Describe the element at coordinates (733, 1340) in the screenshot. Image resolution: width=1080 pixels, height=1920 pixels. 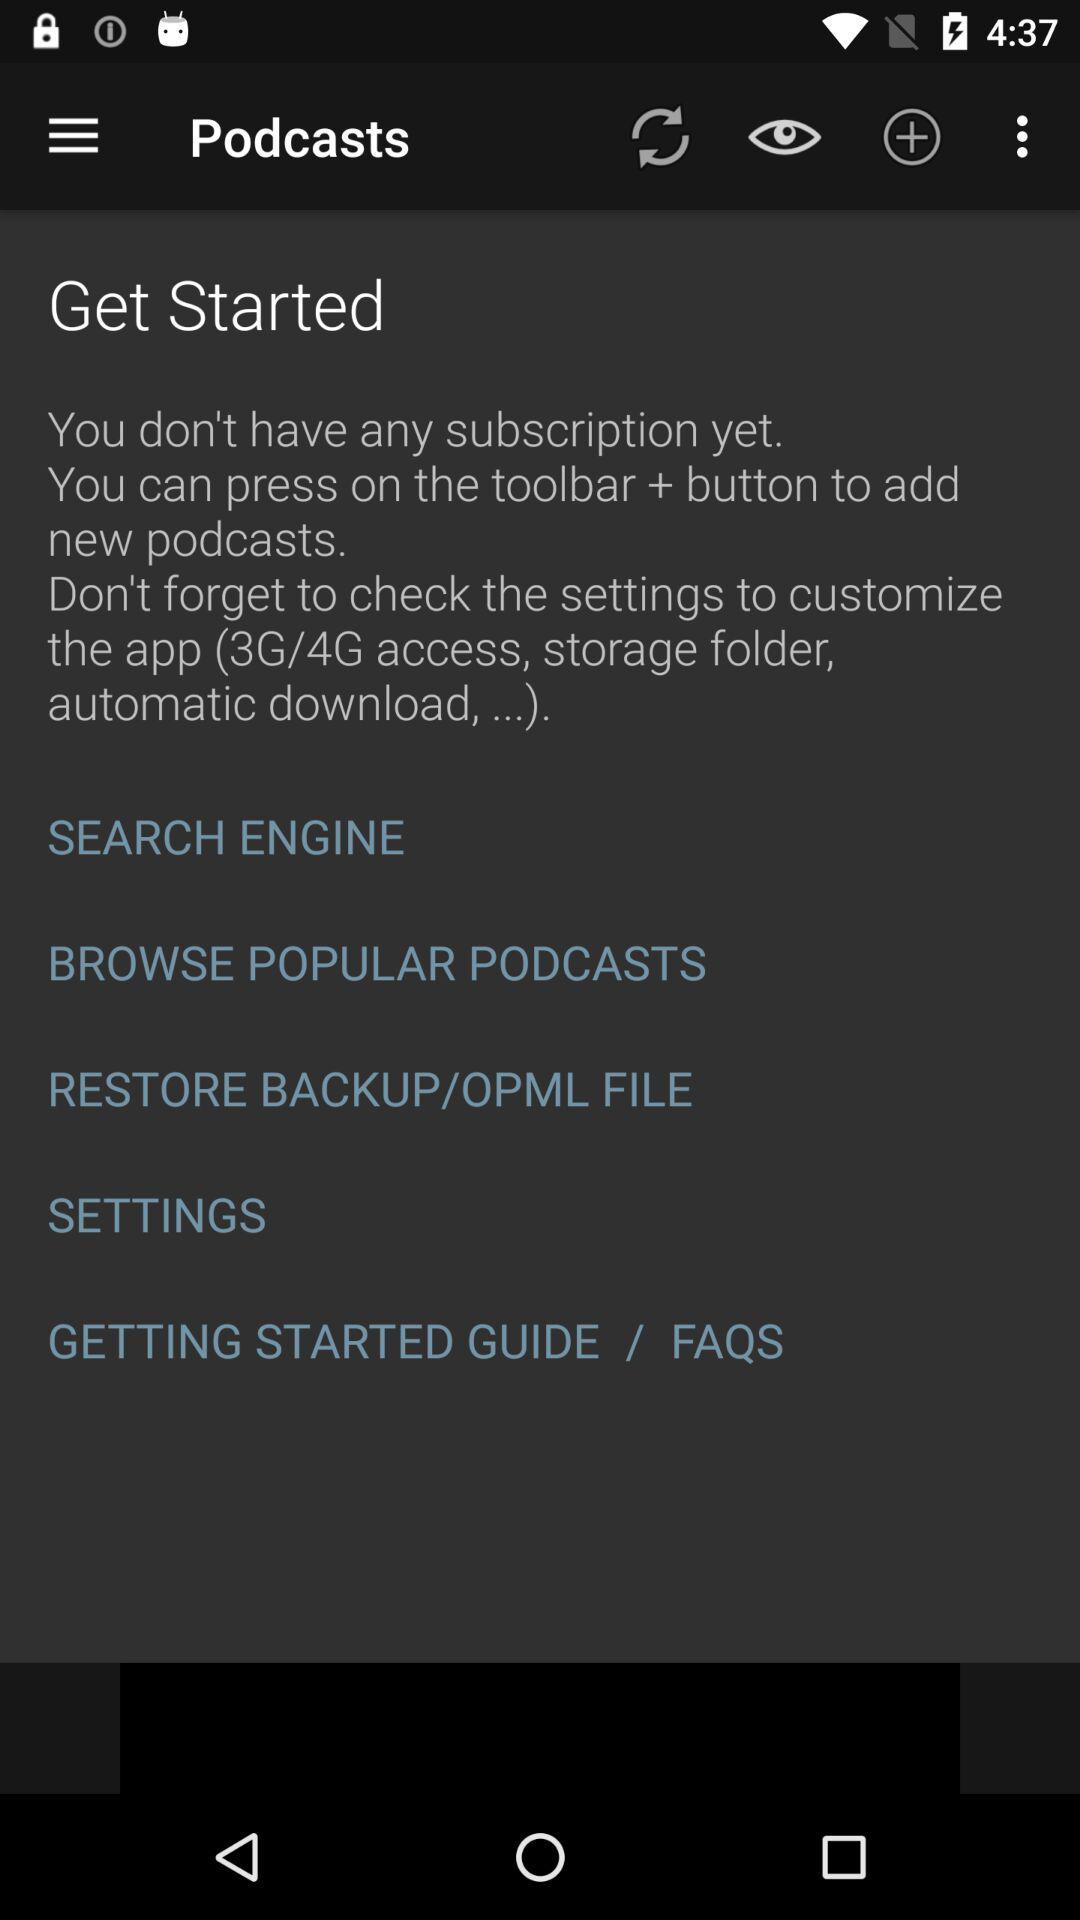
I see `item to the right of  /  icon` at that location.